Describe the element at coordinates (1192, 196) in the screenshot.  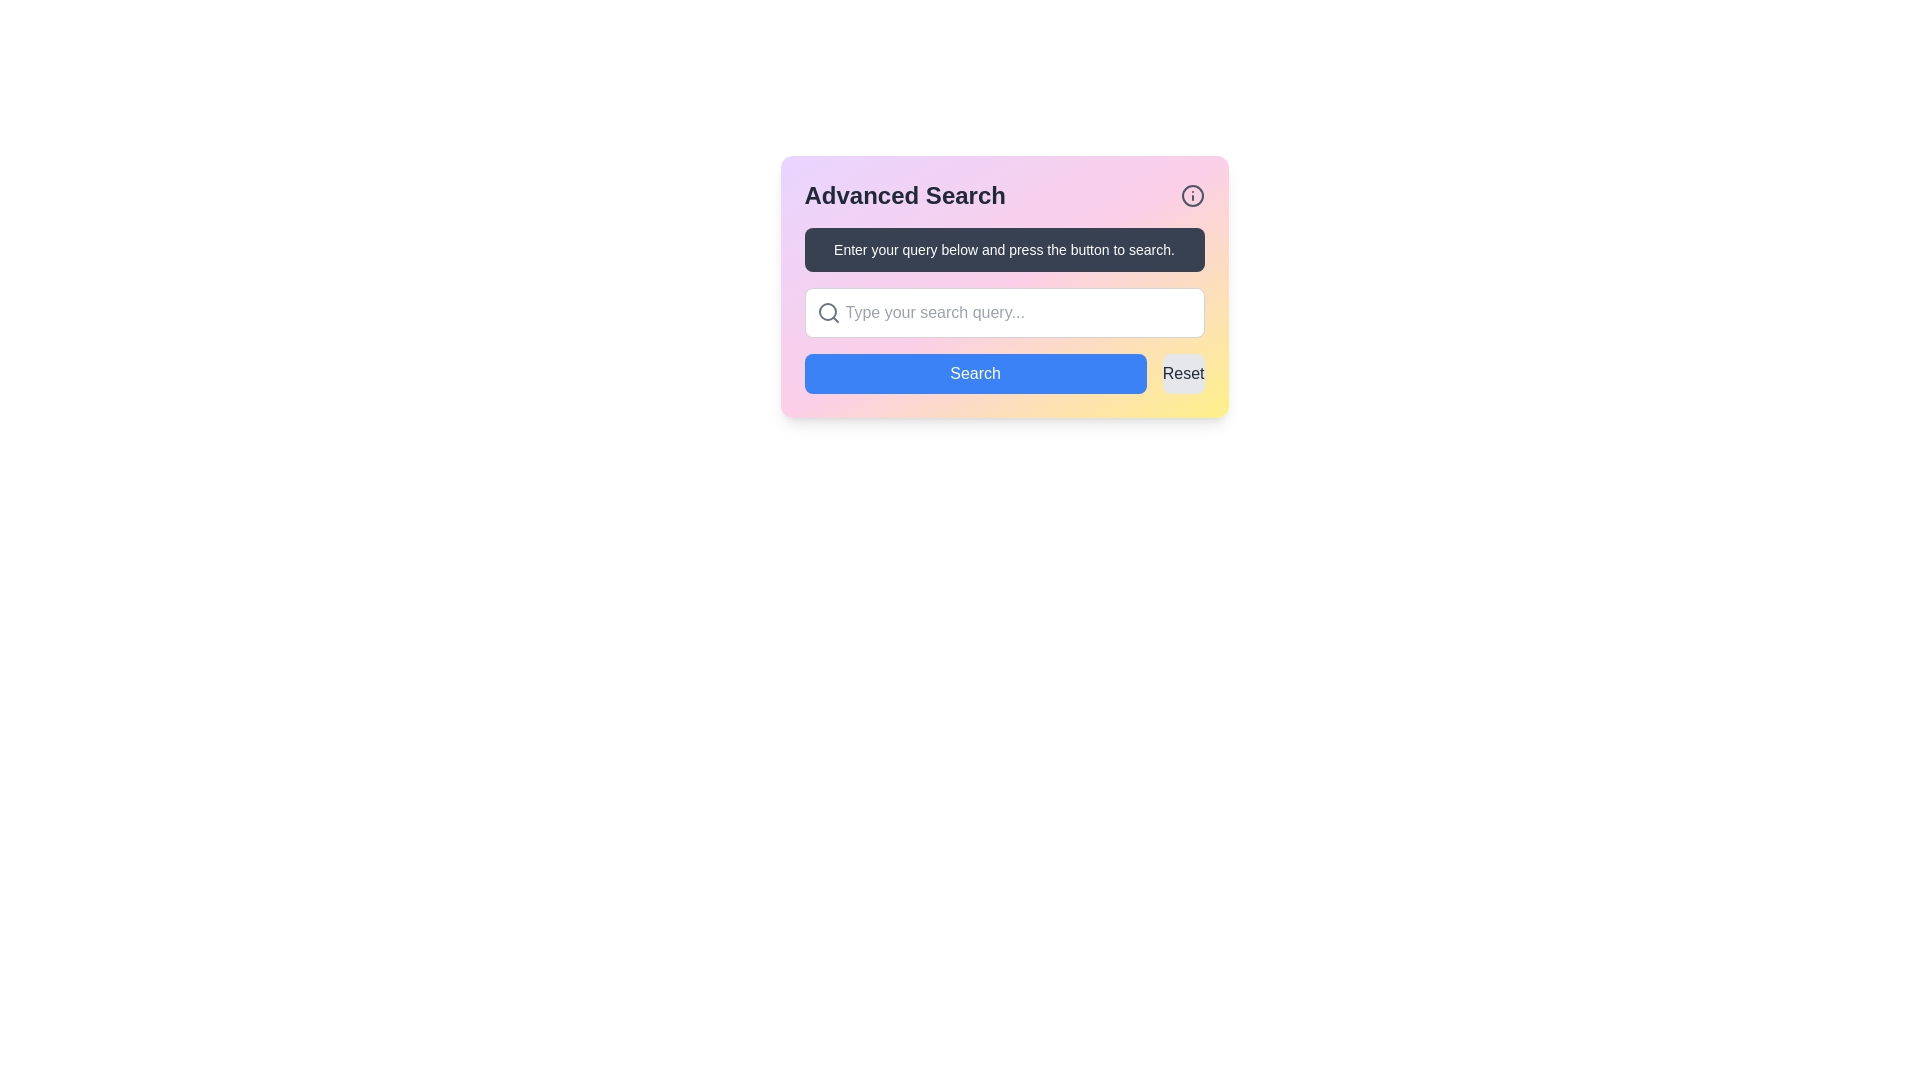
I see `the informational/help icon located at the top-right corner next to the header text 'Advanced Search'` at that location.